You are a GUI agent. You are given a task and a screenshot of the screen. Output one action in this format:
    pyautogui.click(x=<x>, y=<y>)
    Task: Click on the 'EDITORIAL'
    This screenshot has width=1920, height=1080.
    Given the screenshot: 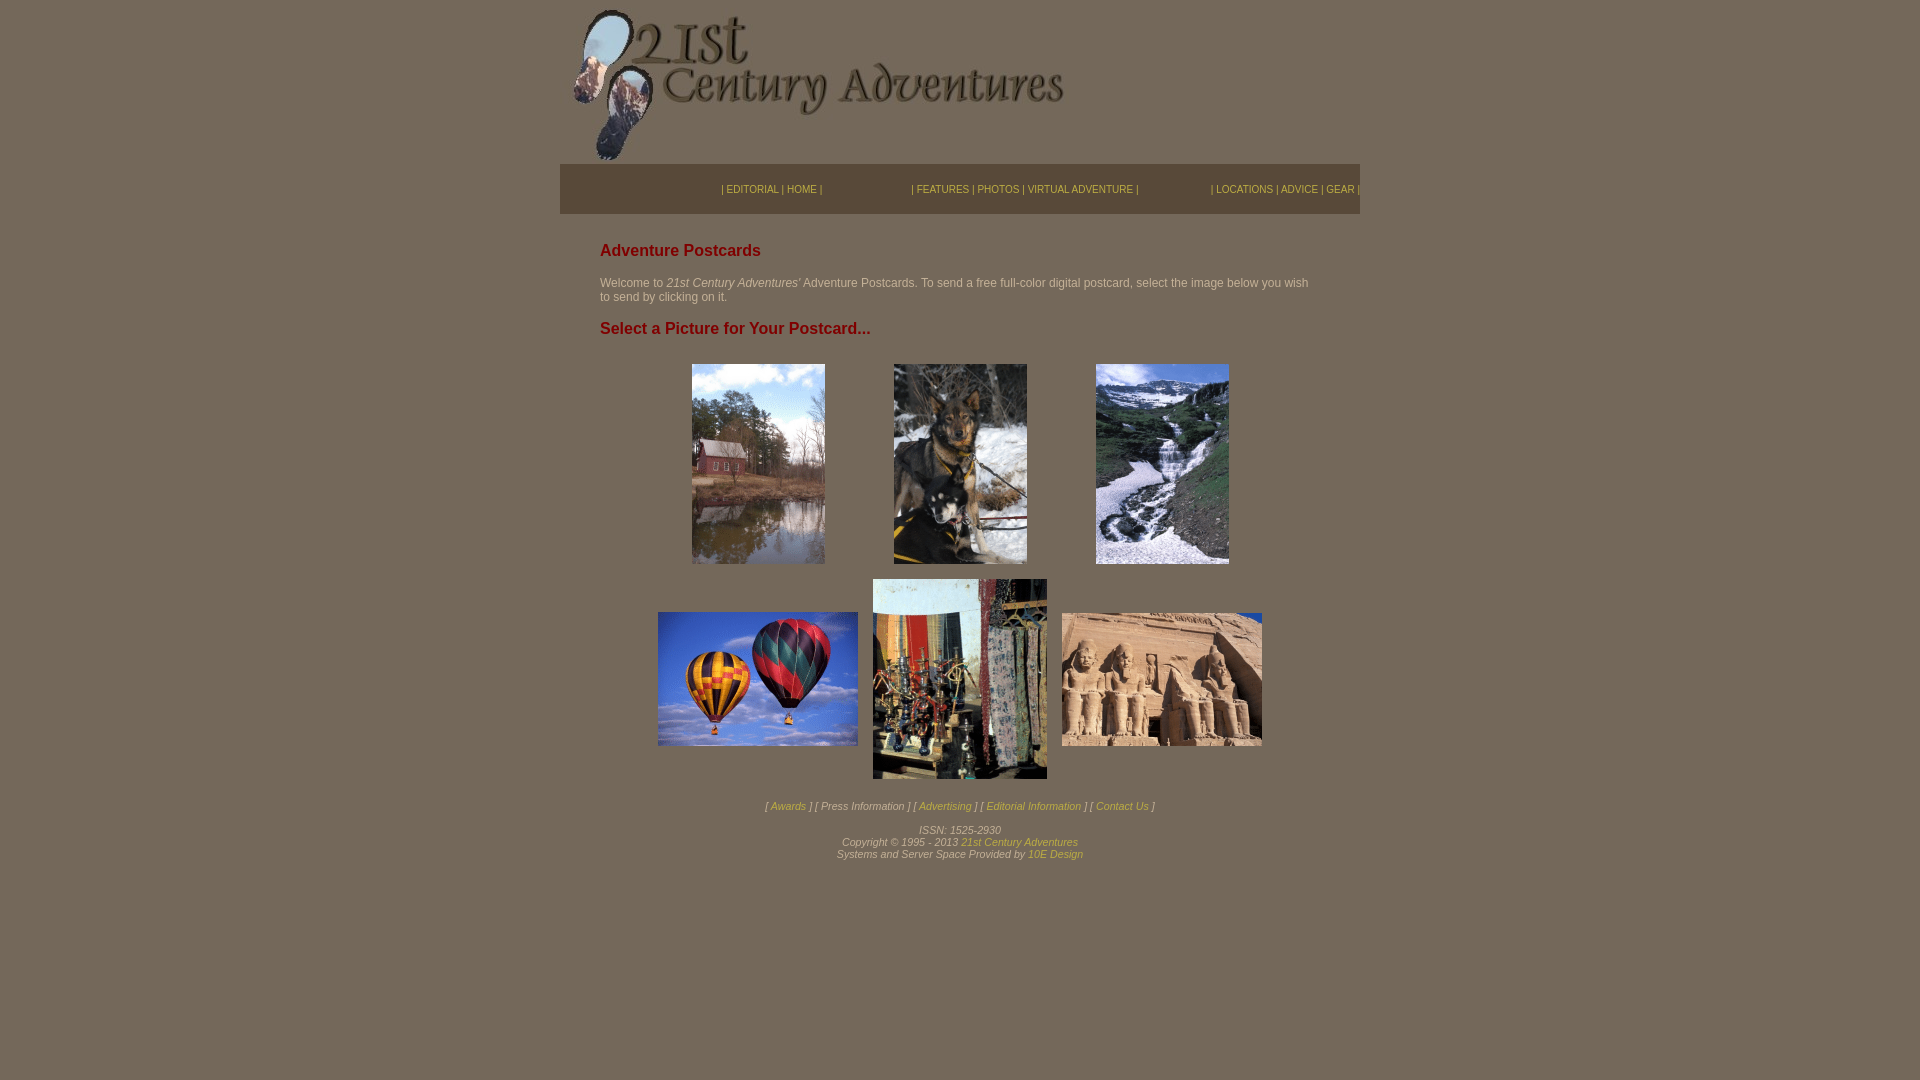 What is the action you would take?
    pyautogui.click(x=752, y=189)
    